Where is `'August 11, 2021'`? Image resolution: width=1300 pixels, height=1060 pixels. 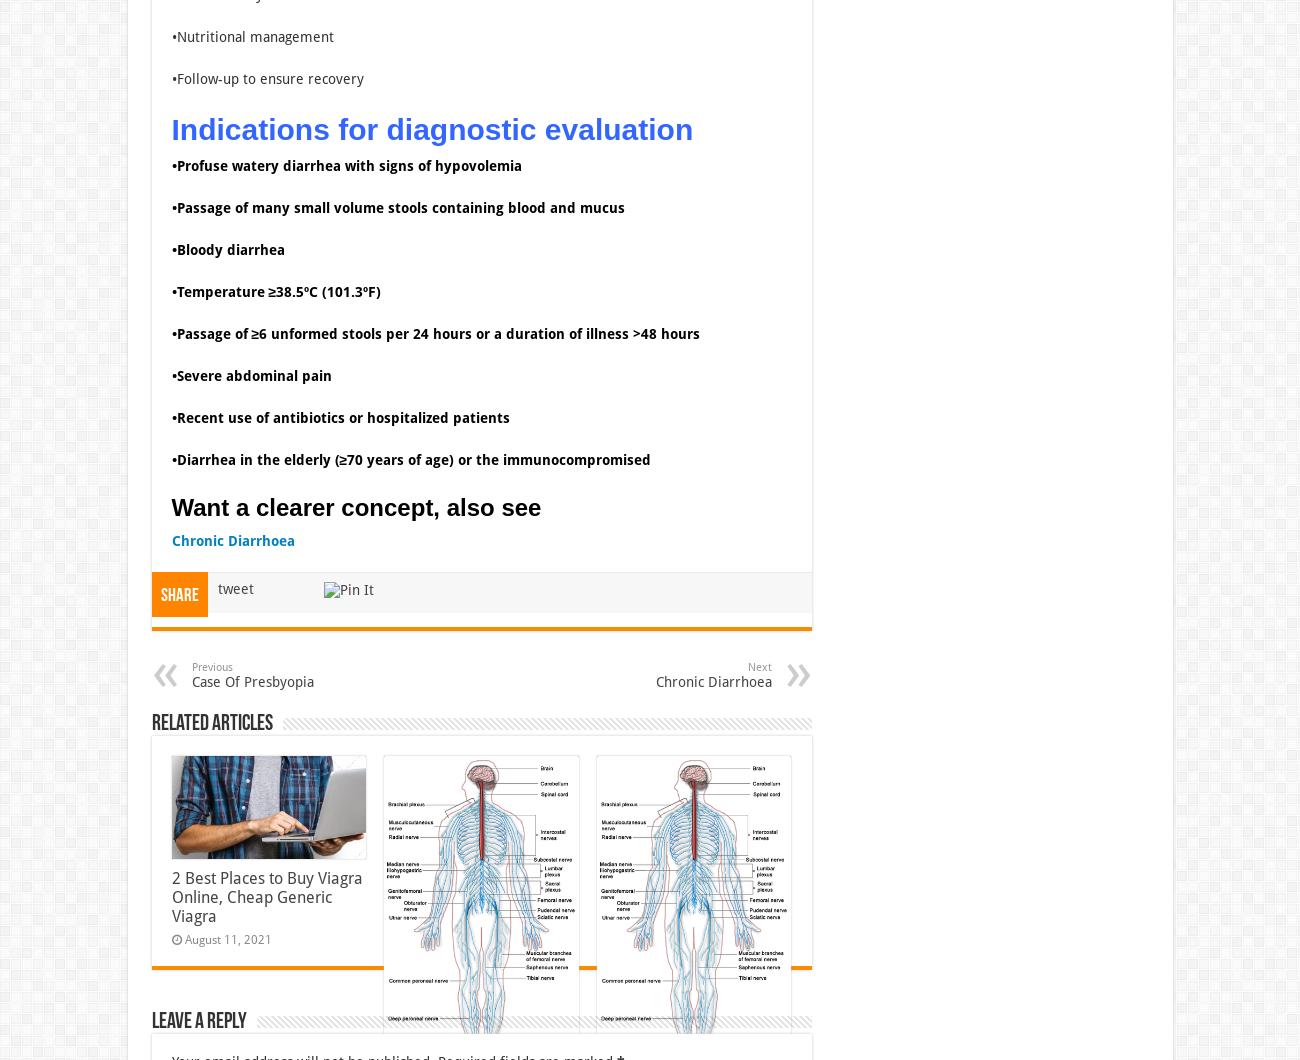 'August 11, 2021' is located at coordinates (226, 939).